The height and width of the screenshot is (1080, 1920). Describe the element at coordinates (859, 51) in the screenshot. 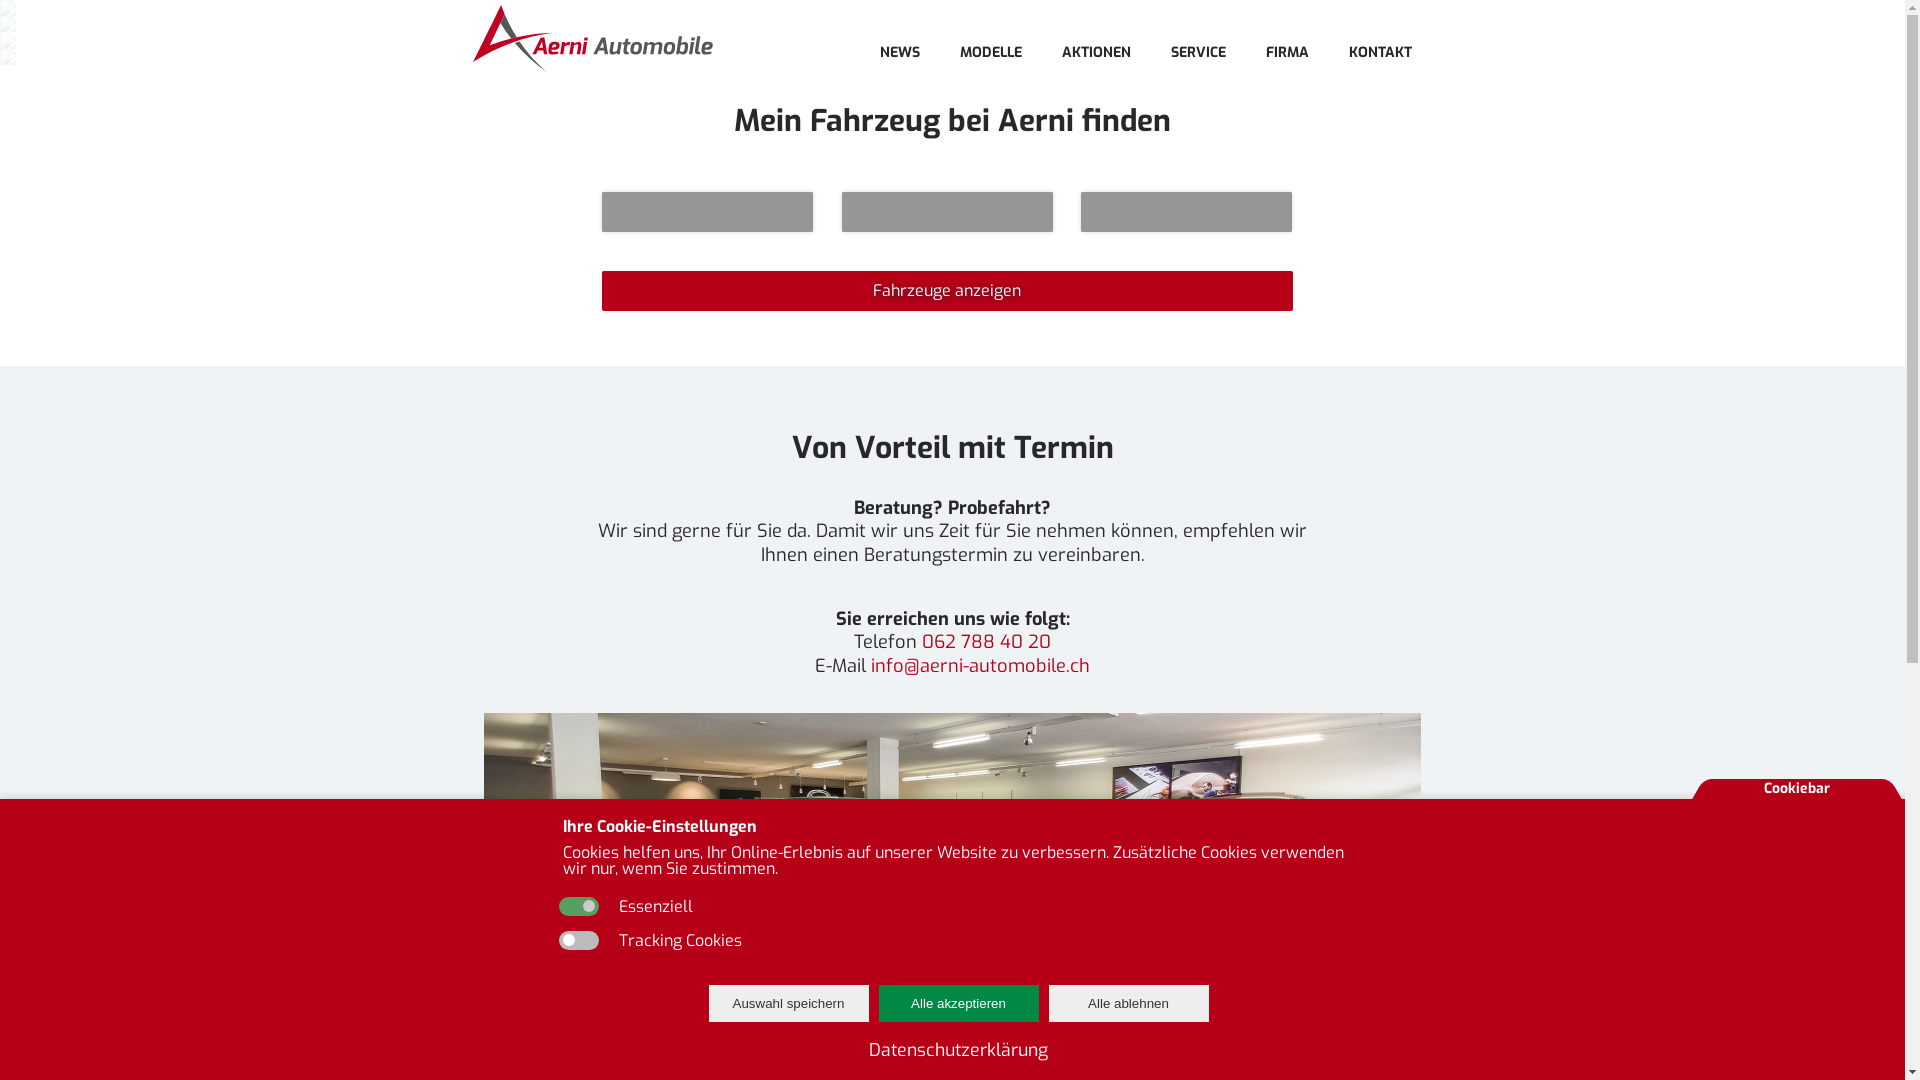

I see `'NEWS'` at that location.